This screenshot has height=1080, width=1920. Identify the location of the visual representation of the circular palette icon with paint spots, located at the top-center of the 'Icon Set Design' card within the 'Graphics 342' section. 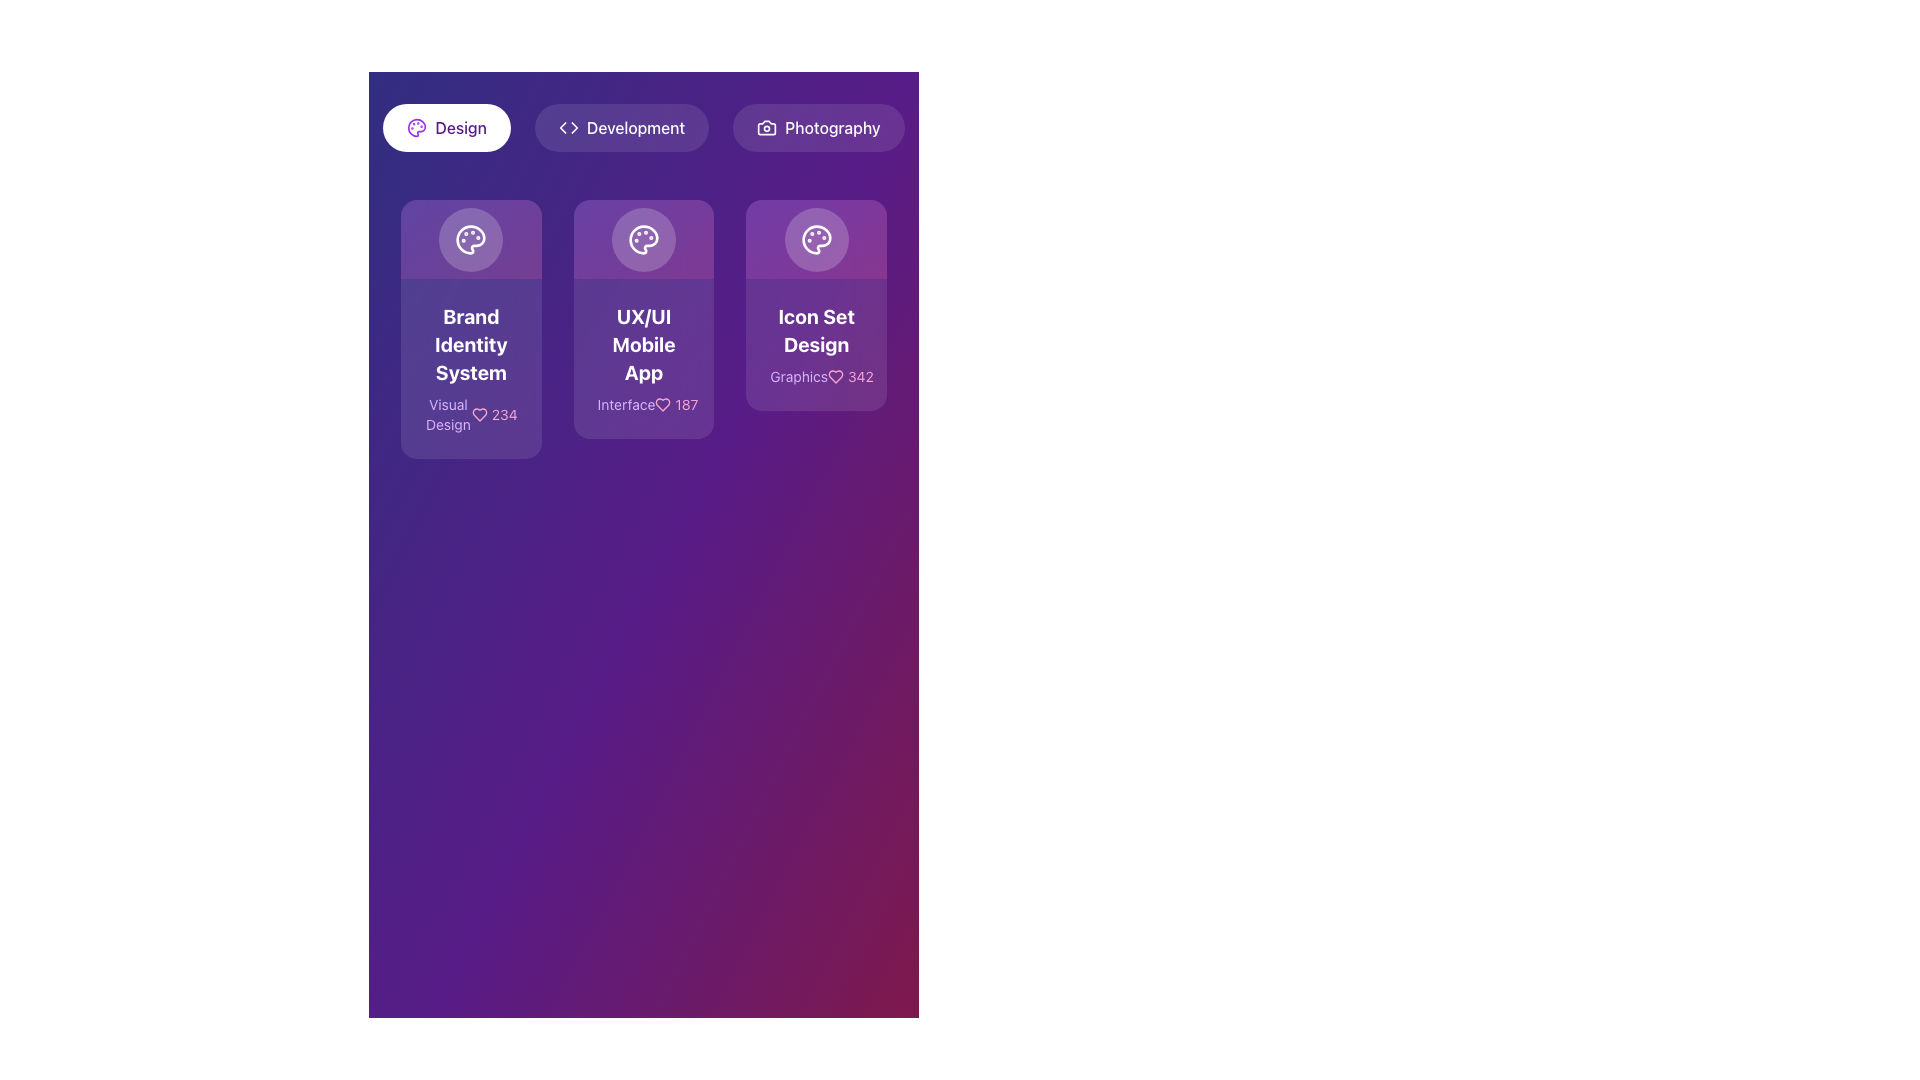
(816, 238).